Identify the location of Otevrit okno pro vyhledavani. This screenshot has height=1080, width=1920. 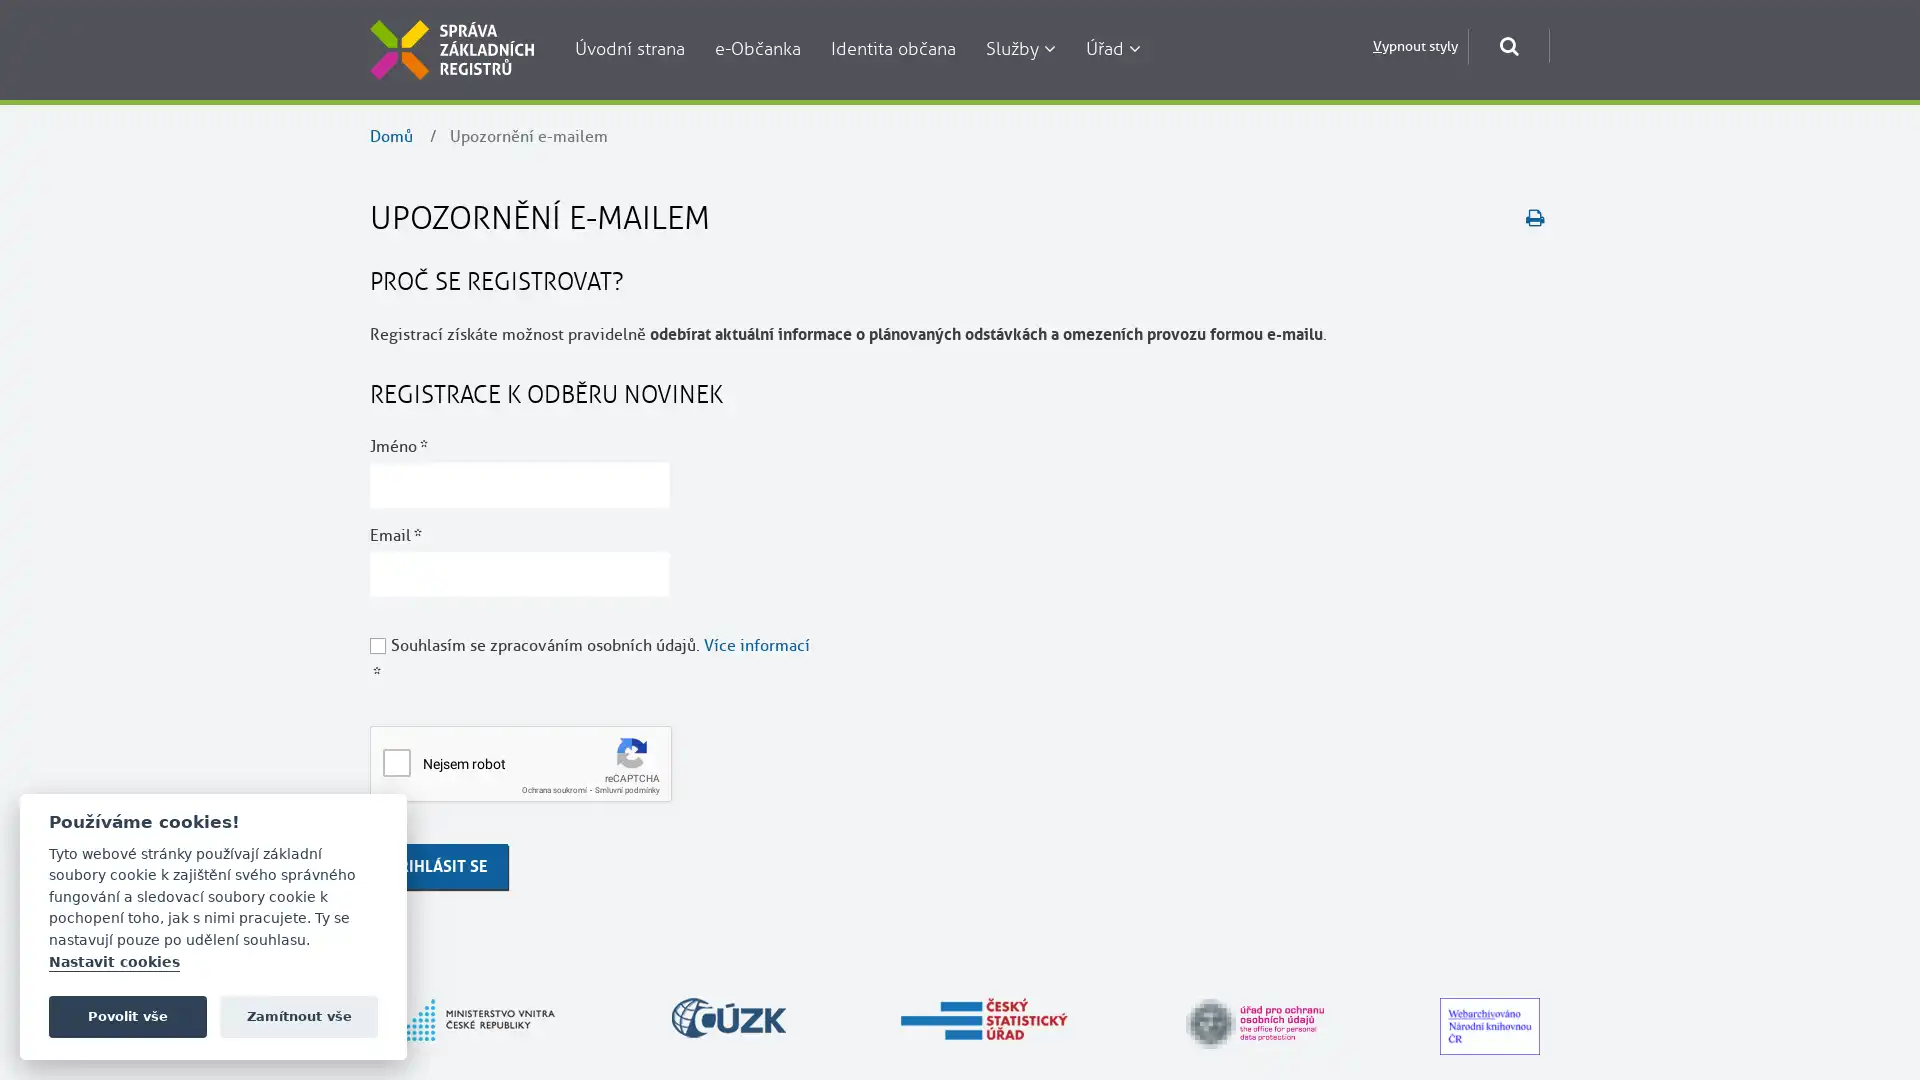
(1508, 45).